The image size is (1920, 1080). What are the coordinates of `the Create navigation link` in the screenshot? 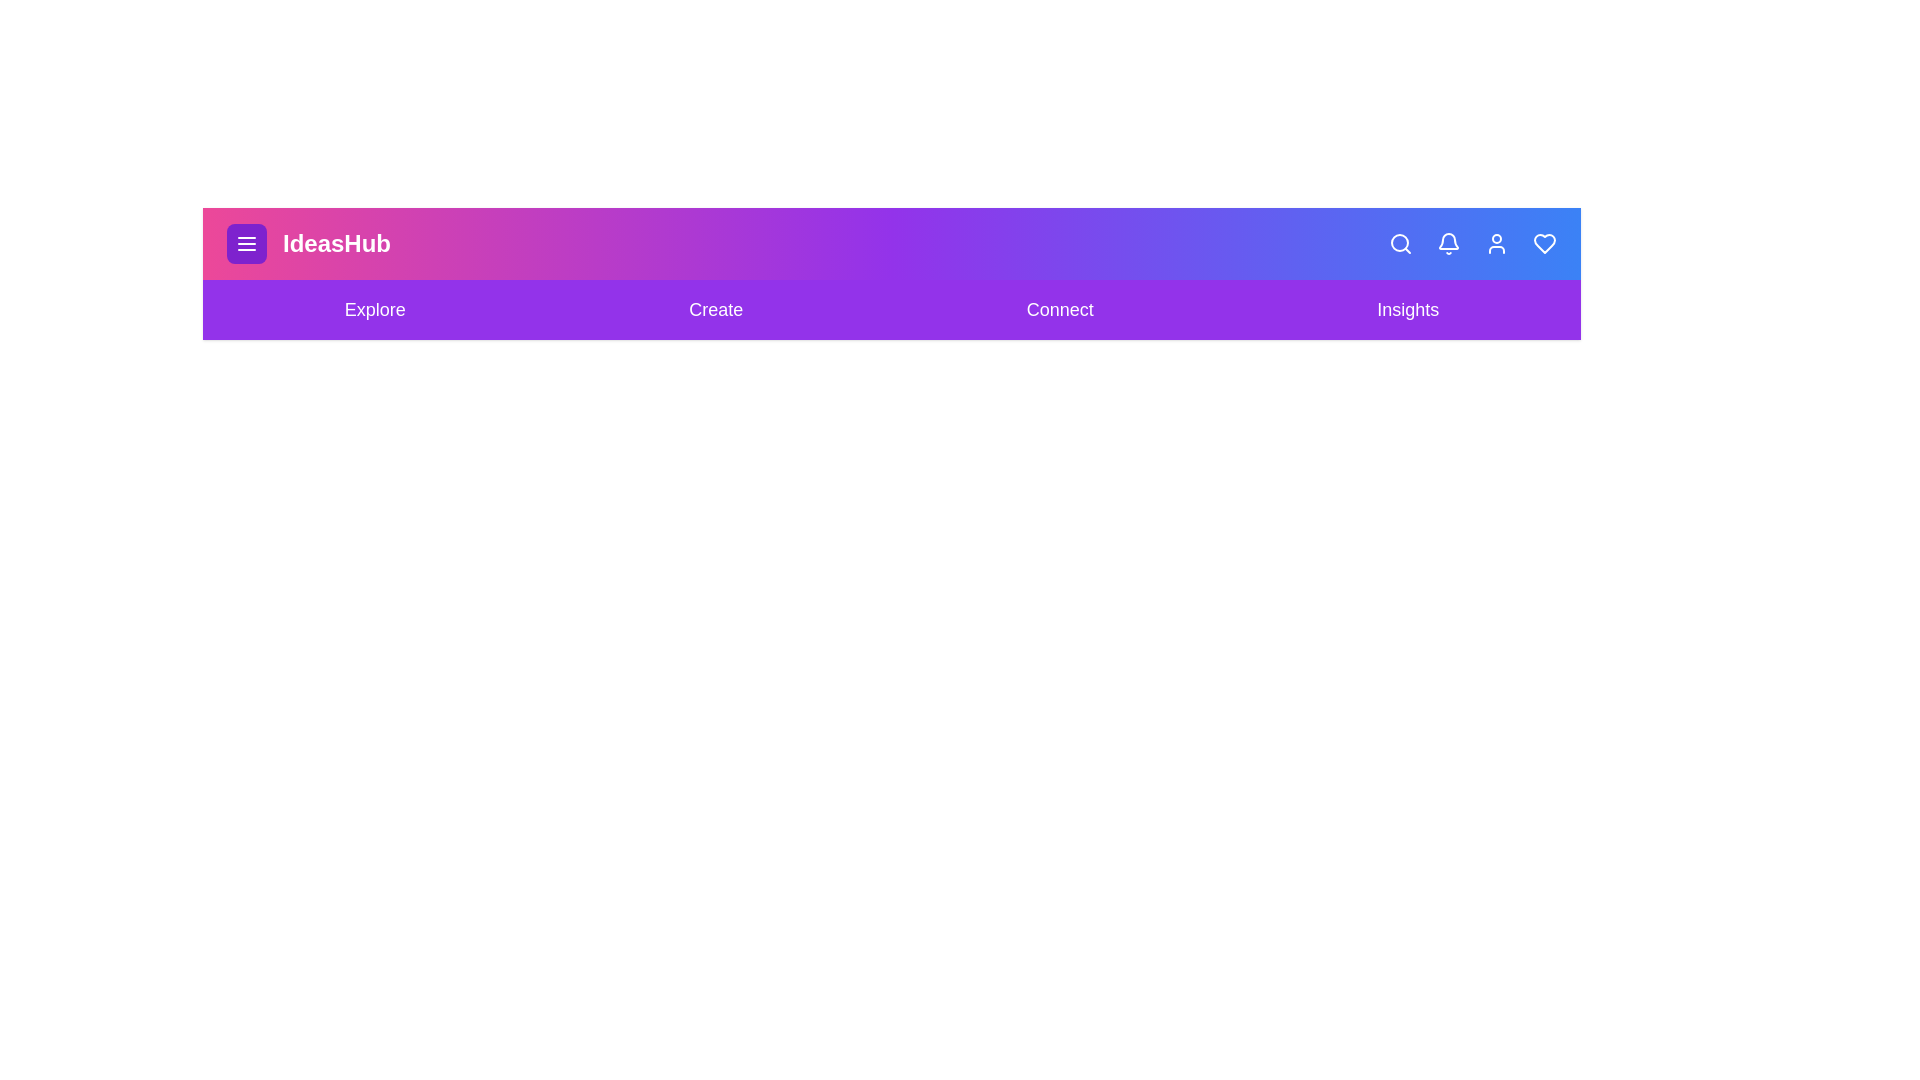 It's located at (715, 309).